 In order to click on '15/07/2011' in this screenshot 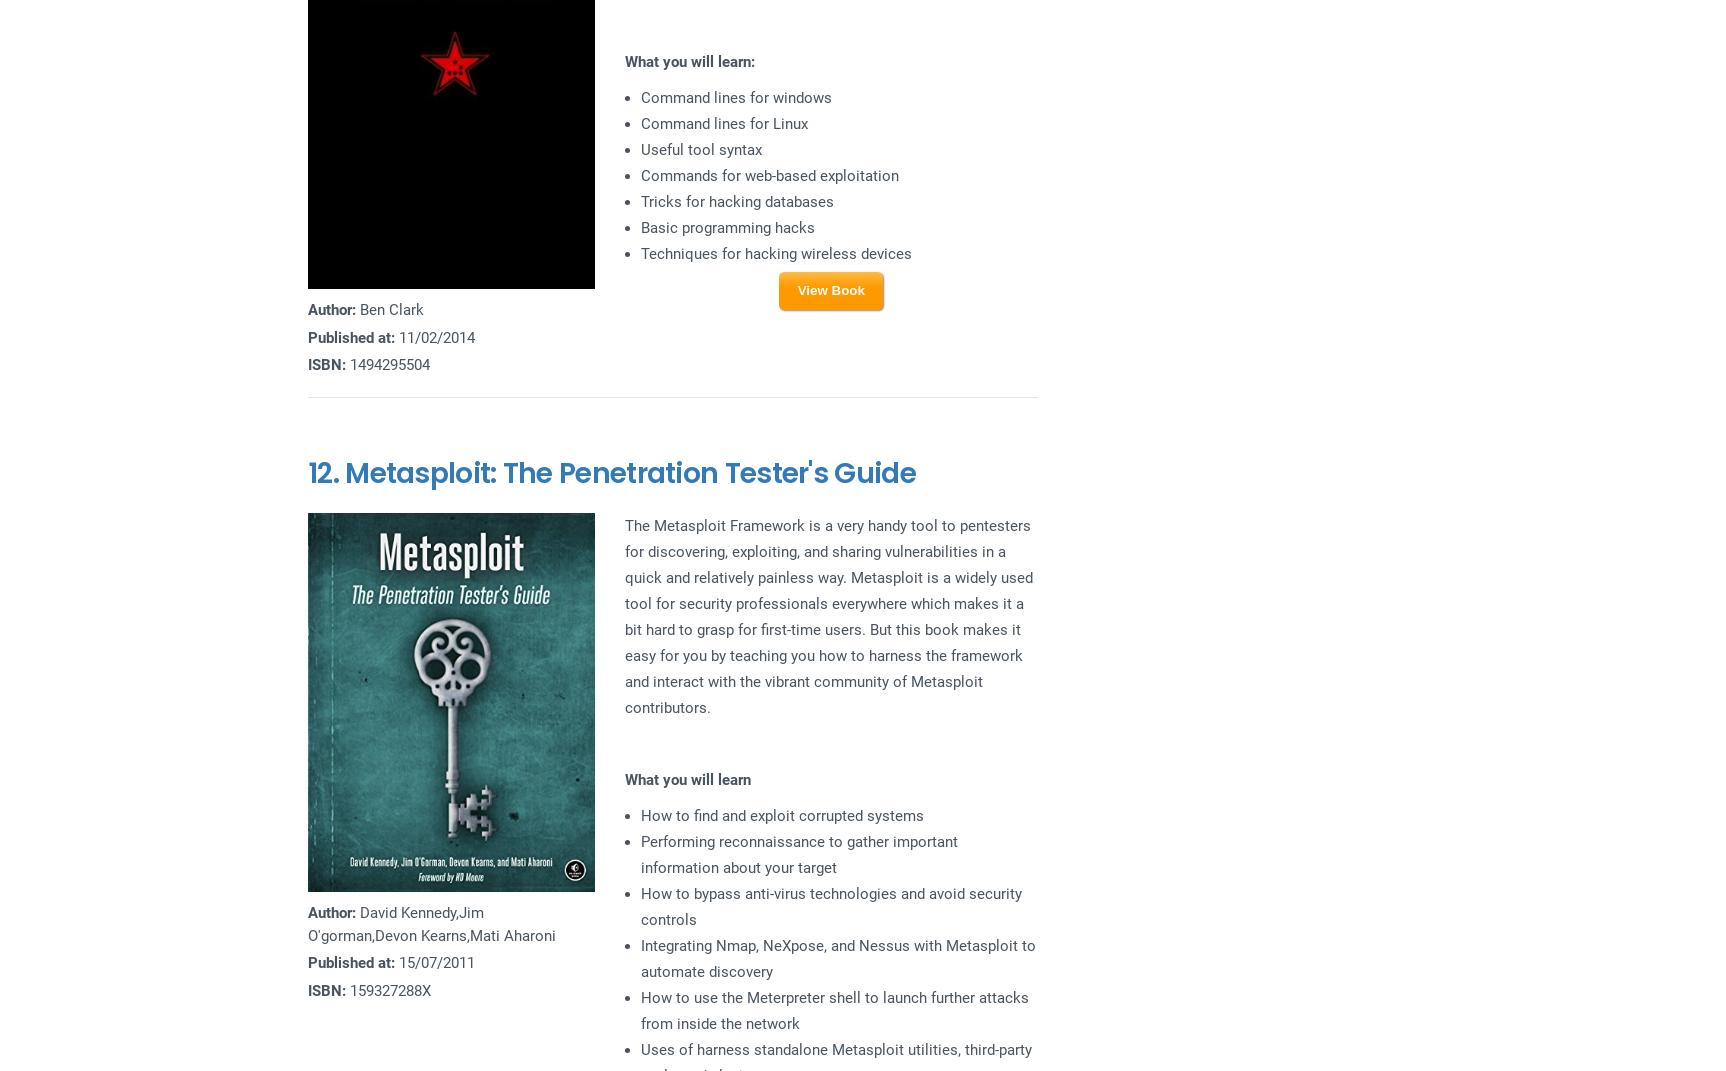, I will do `click(433, 962)`.